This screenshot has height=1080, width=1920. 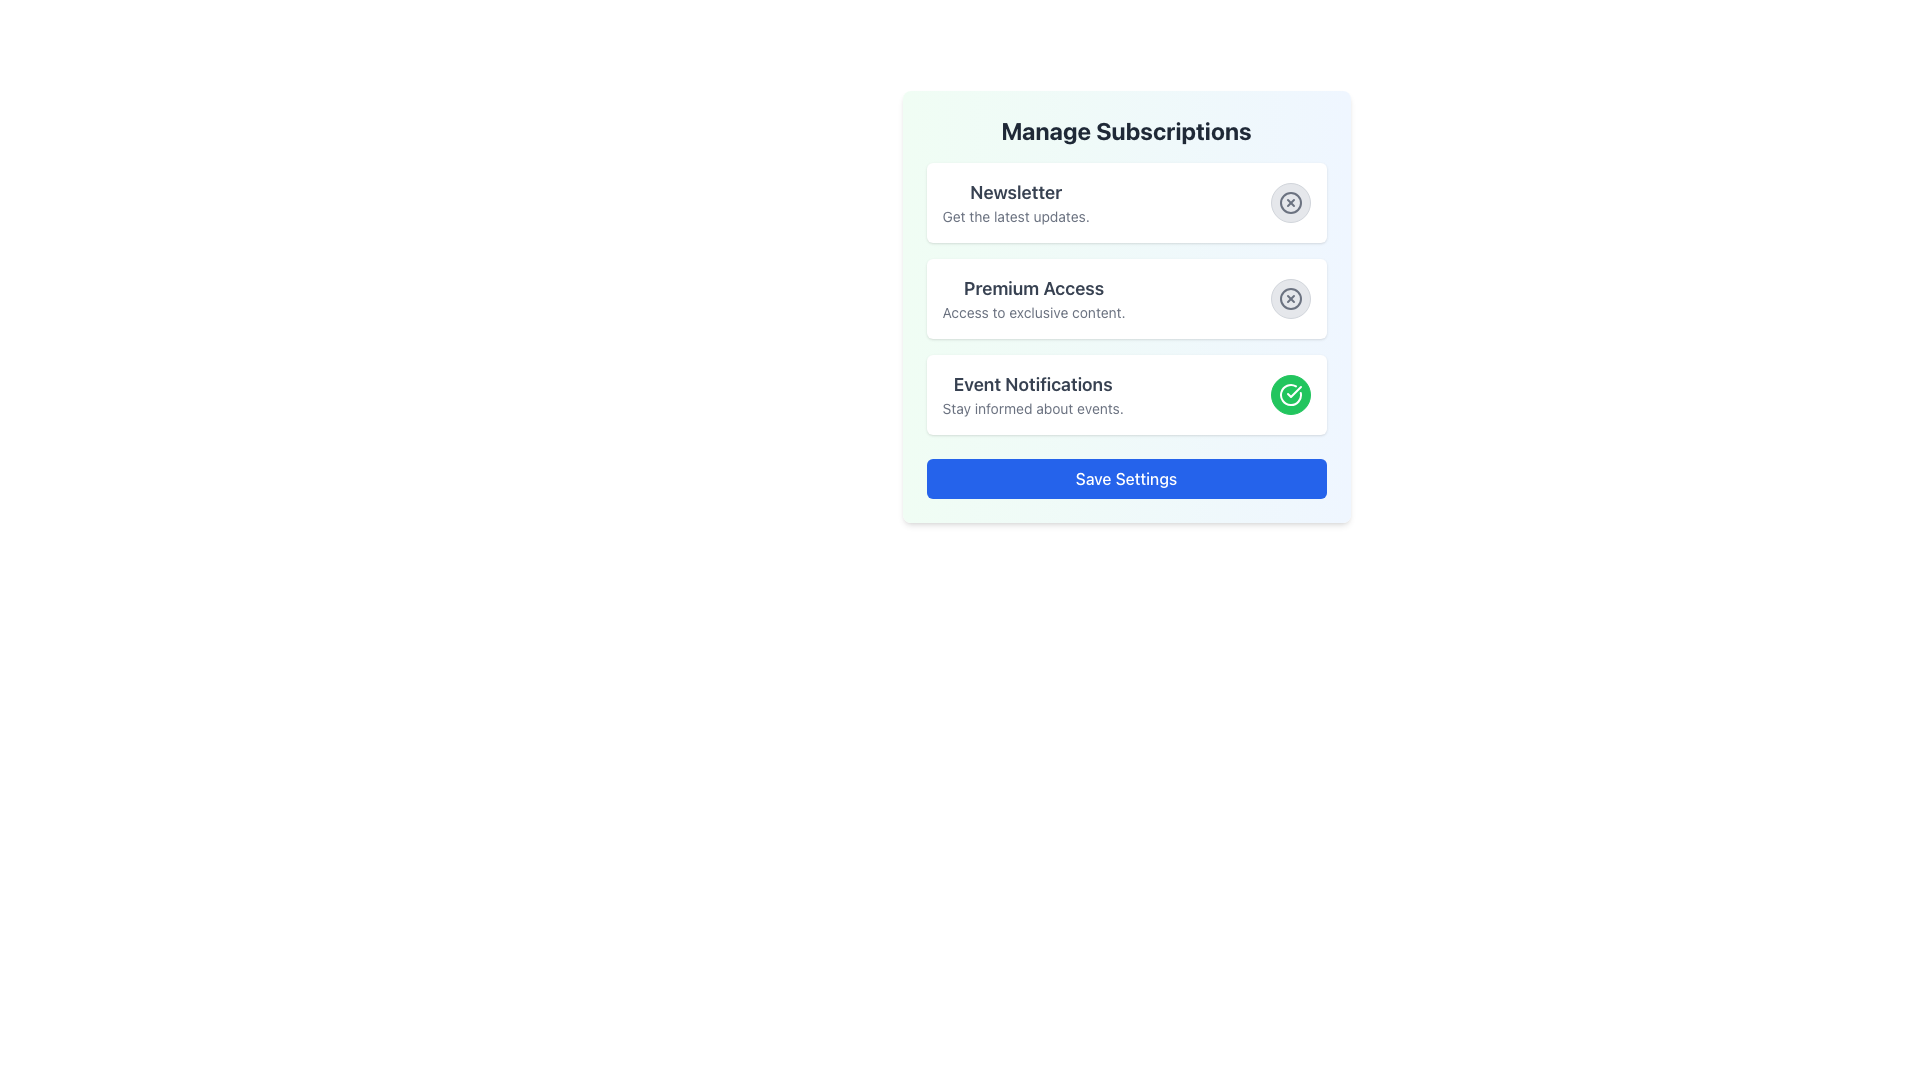 What do you see at coordinates (1290, 299) in the screenshot?
I see `the clickable button intended for deleting or removing the 'Premium Access' subscription, located in the second row of the 'Manage Subscriptions' section, aligned to the right side of the row` at bounding box center [1290, 299].